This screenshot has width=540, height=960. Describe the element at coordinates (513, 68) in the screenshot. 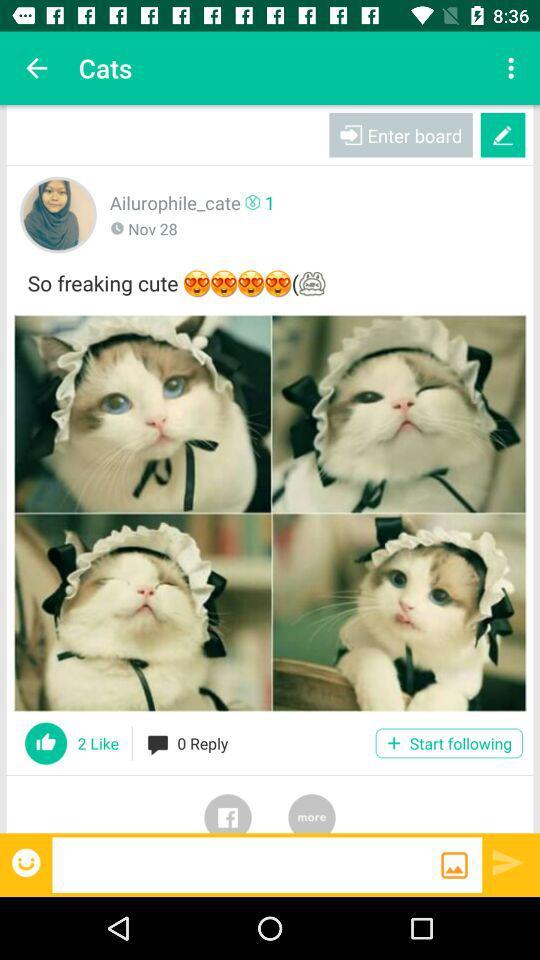

I see `the app to the right of cats app` at that location.